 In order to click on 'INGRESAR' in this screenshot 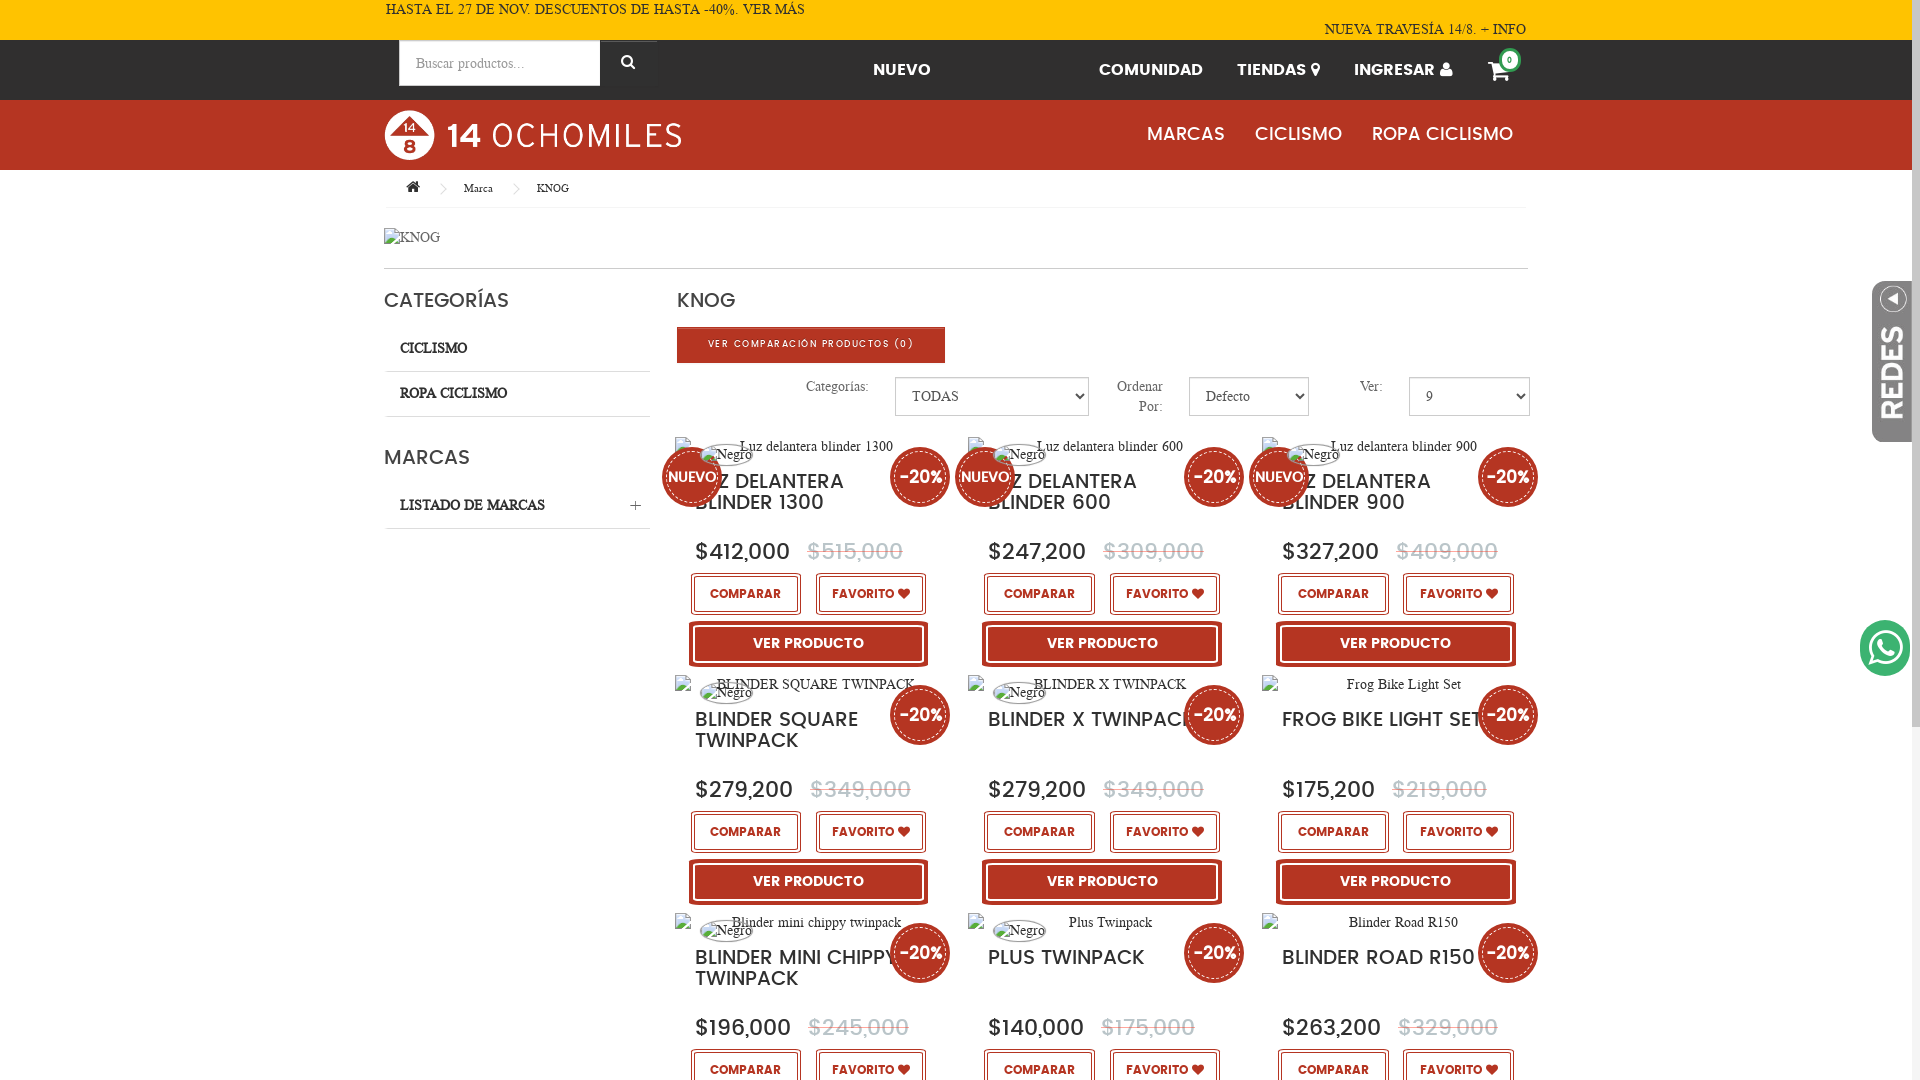, I will do `click(1339, 68)`.